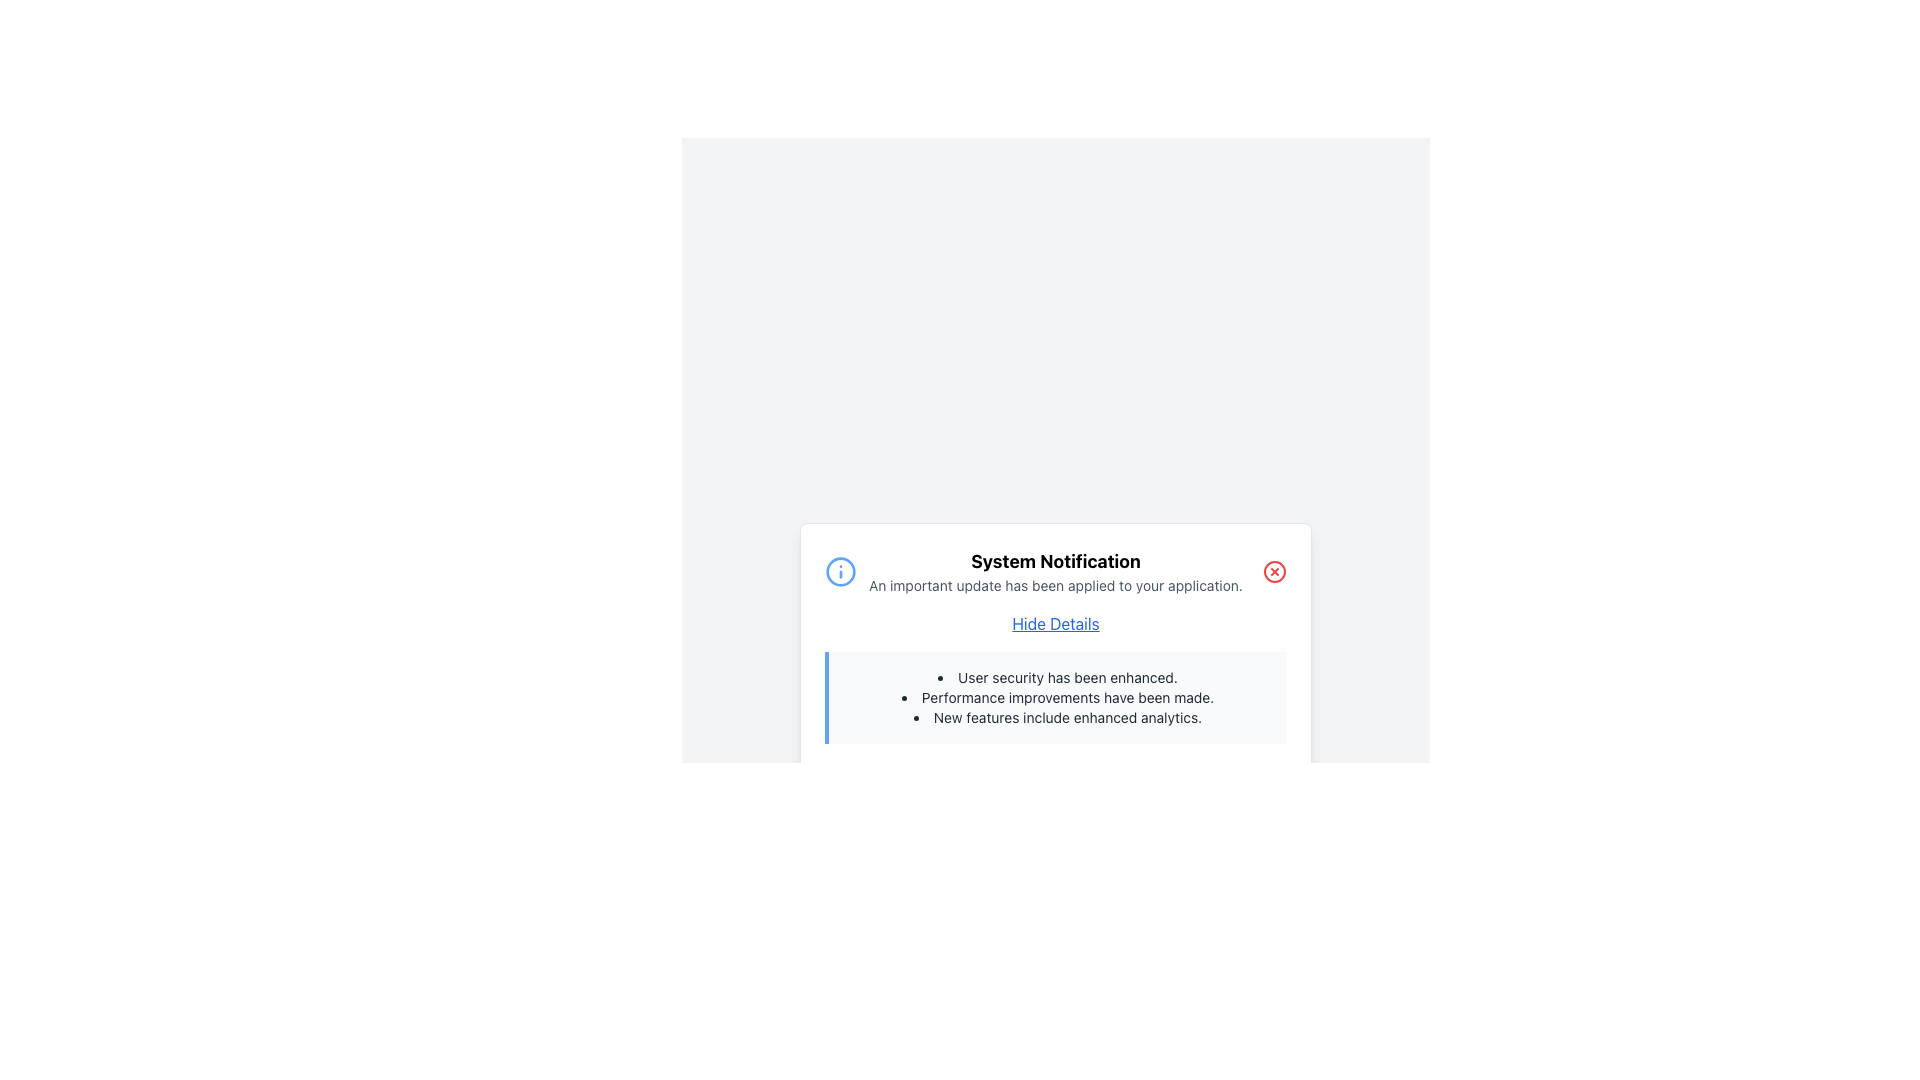 The height and width of the screenshot is (1080, 1920). What do you see at coordinates (1056, 677) in the screenshot?
I see `the text bullet point reading 'User security has been enhanced.' for accessibility purposes` at bounding box center [1056, 677].